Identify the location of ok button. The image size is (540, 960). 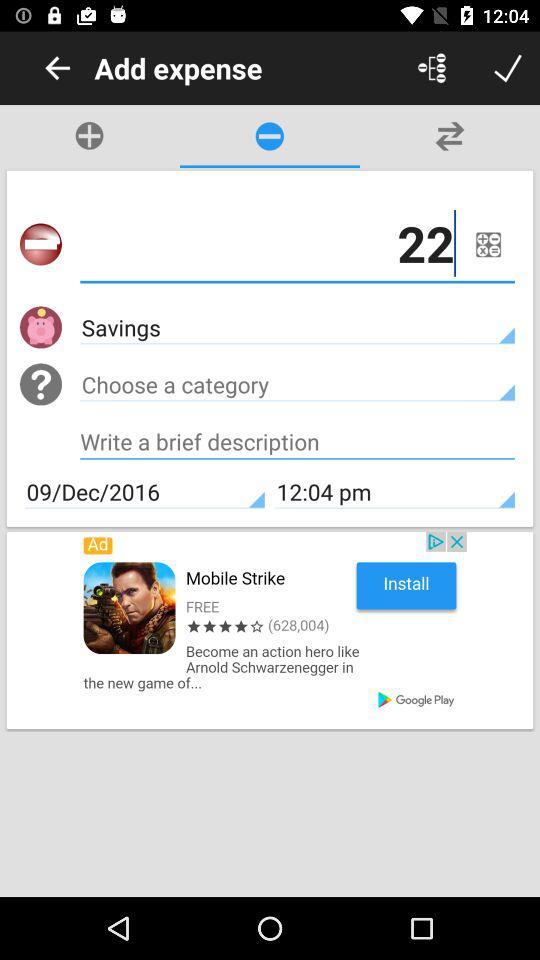
(508, 68).